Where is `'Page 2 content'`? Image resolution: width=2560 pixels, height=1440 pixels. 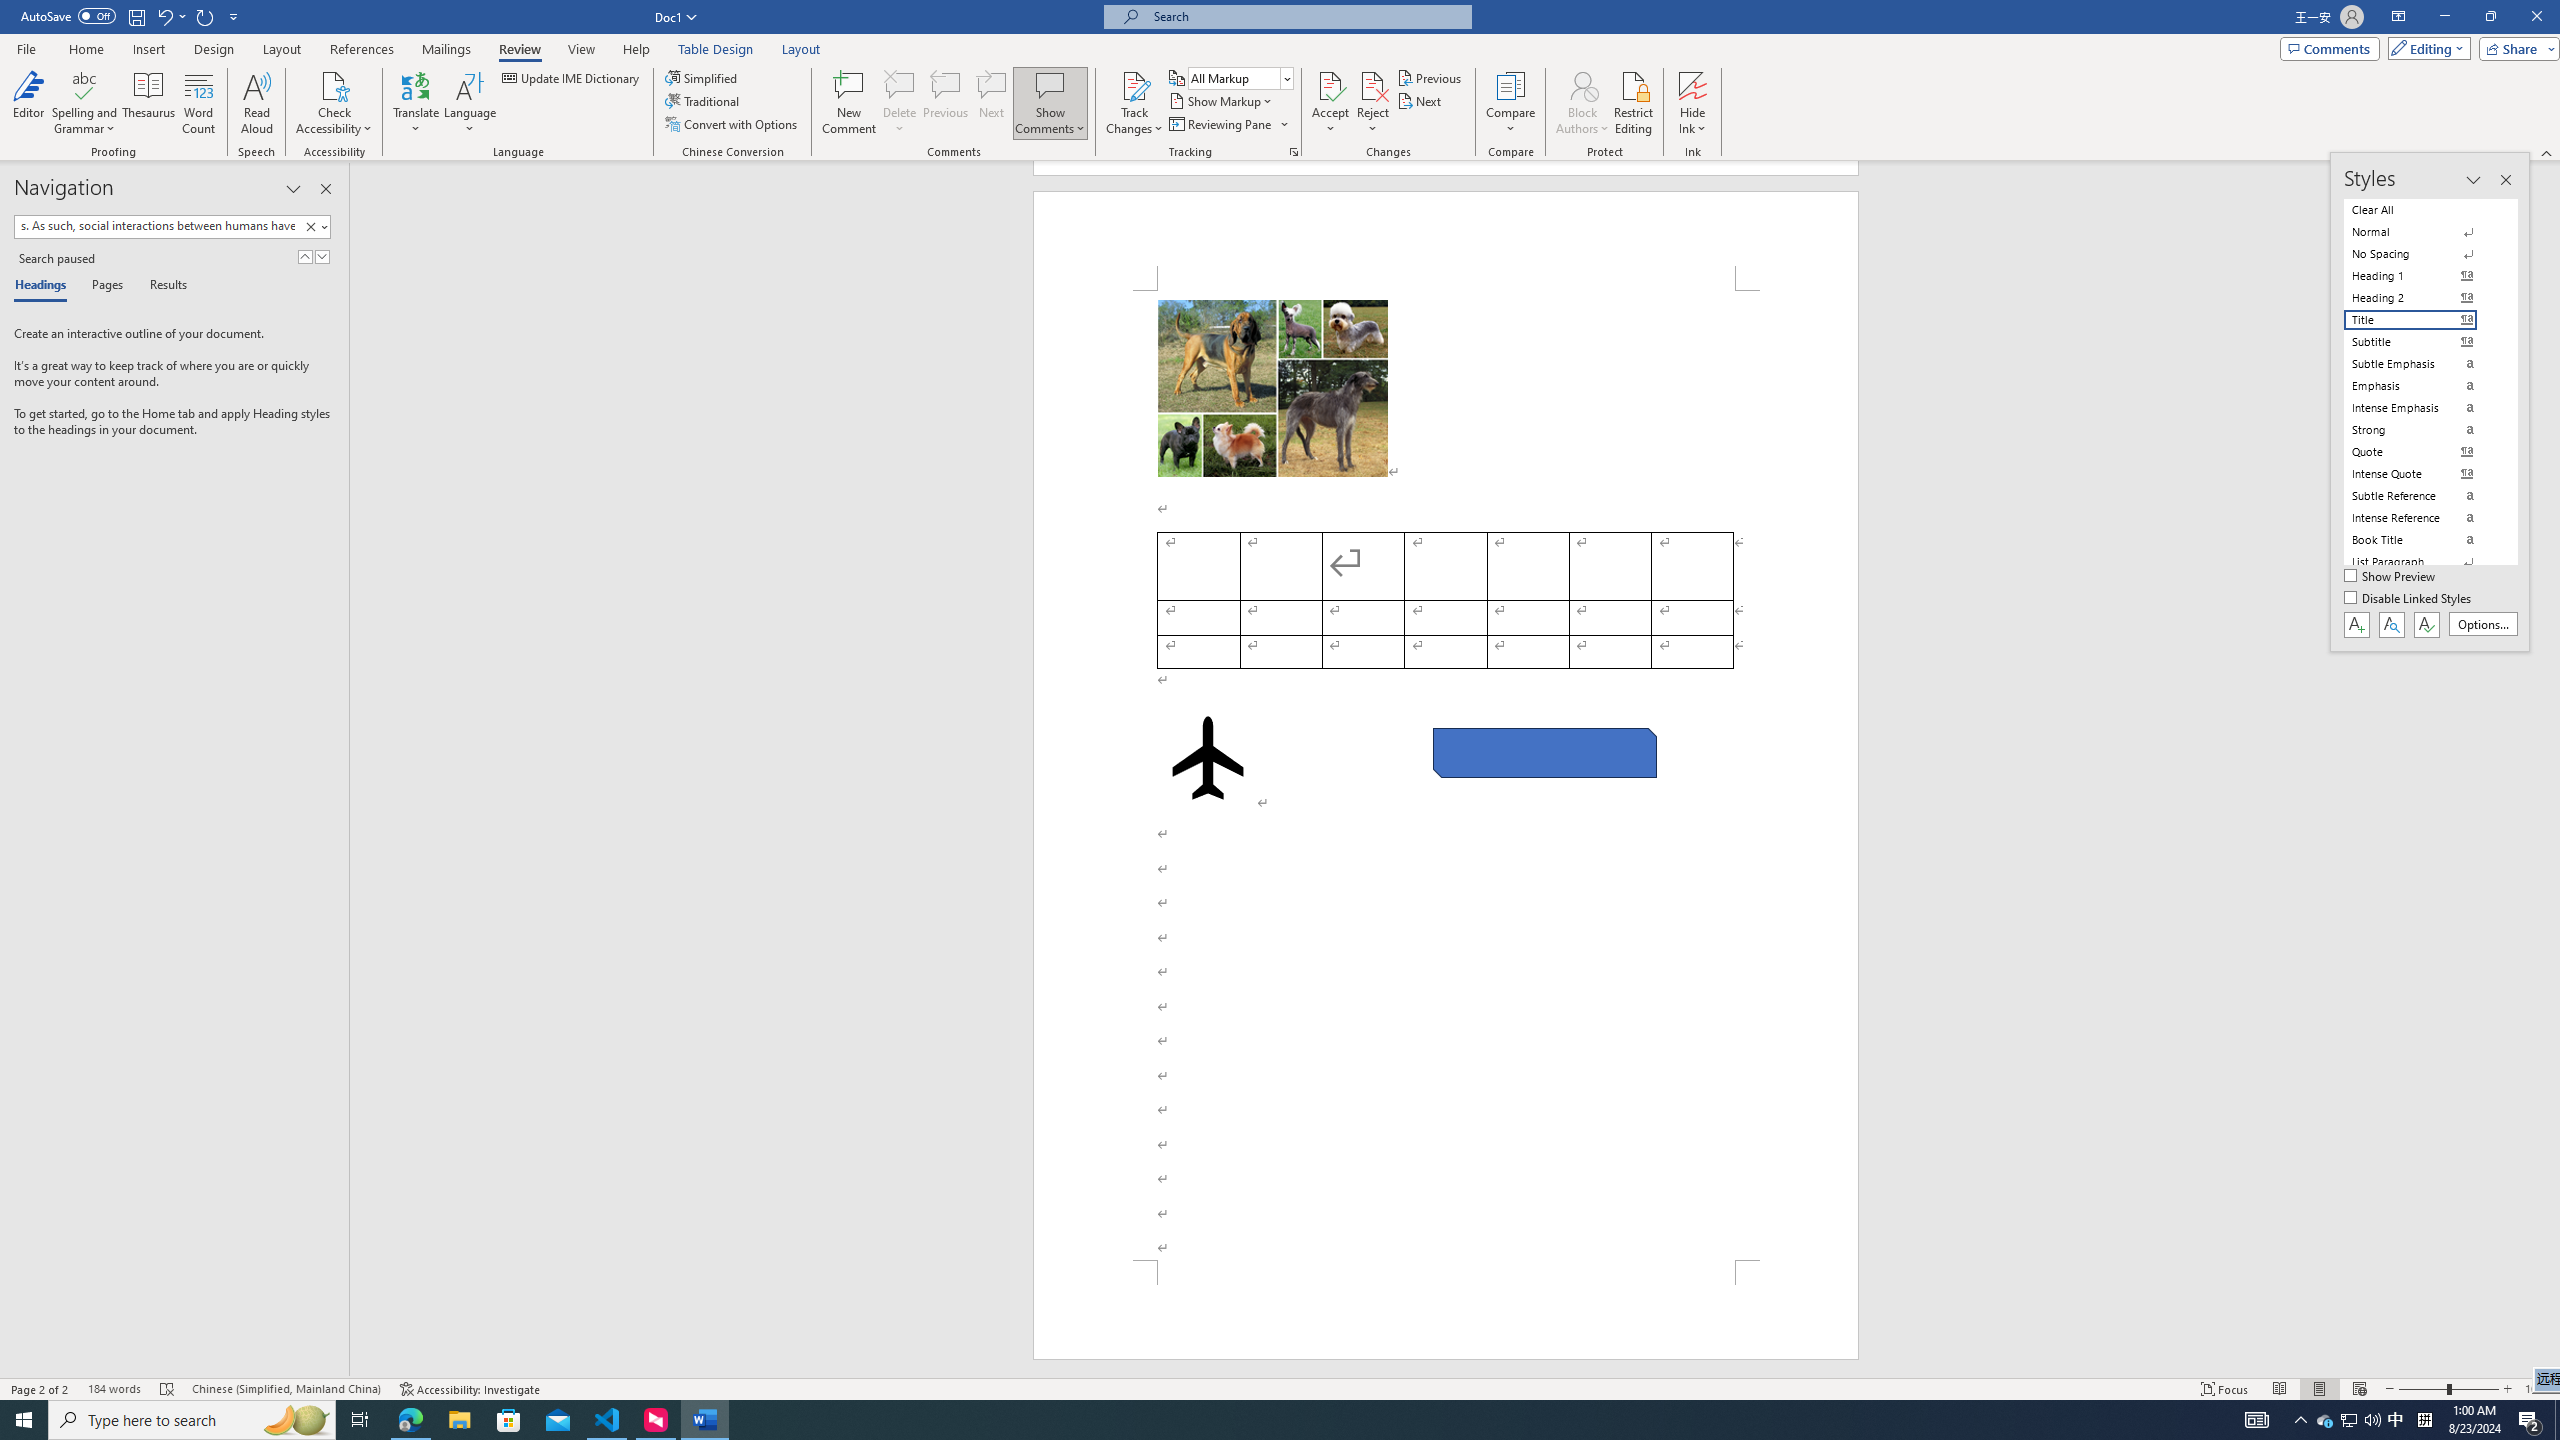
'Page 2 content' is located at coordinates (1446, 774).